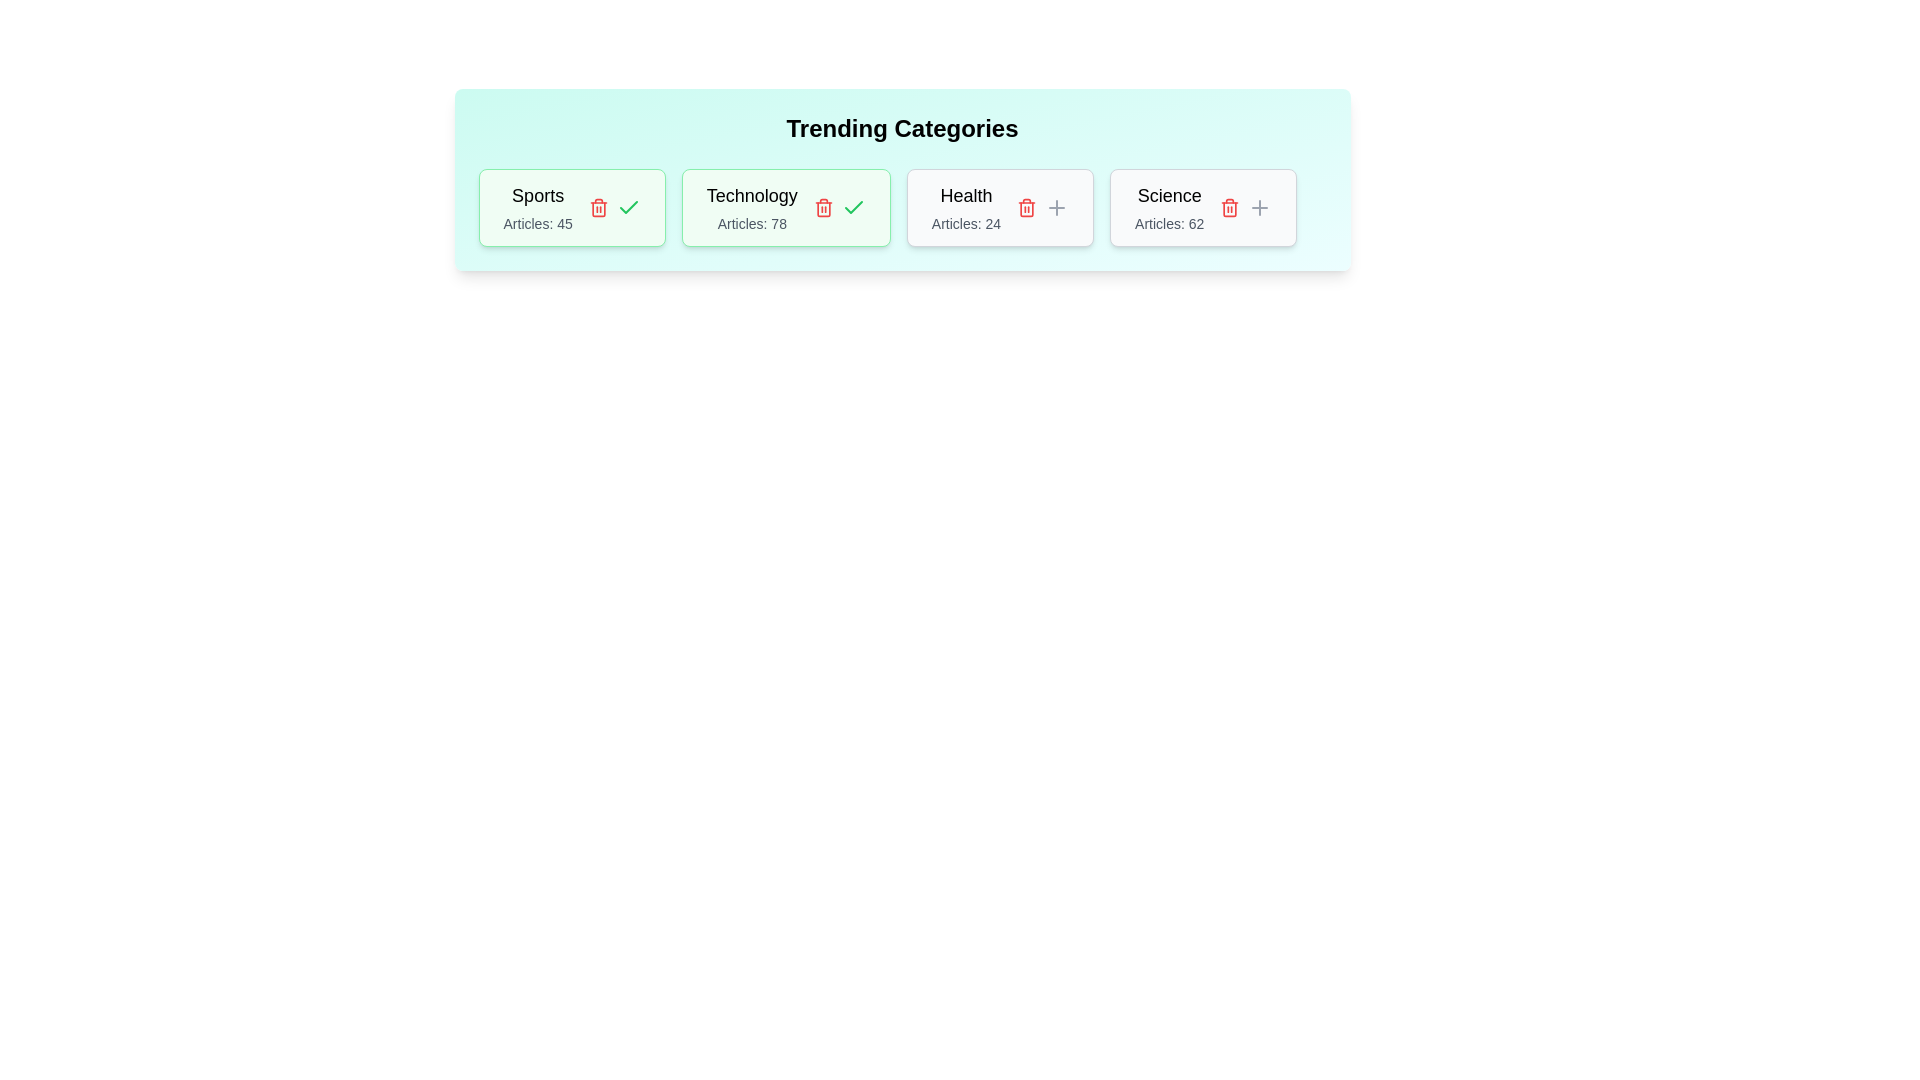 This screenshot has height=1080, width=1920. Describe the element at coordinates (1027, 208) in the screenshot. I see `the delete button for the tag with name Health` at that location.